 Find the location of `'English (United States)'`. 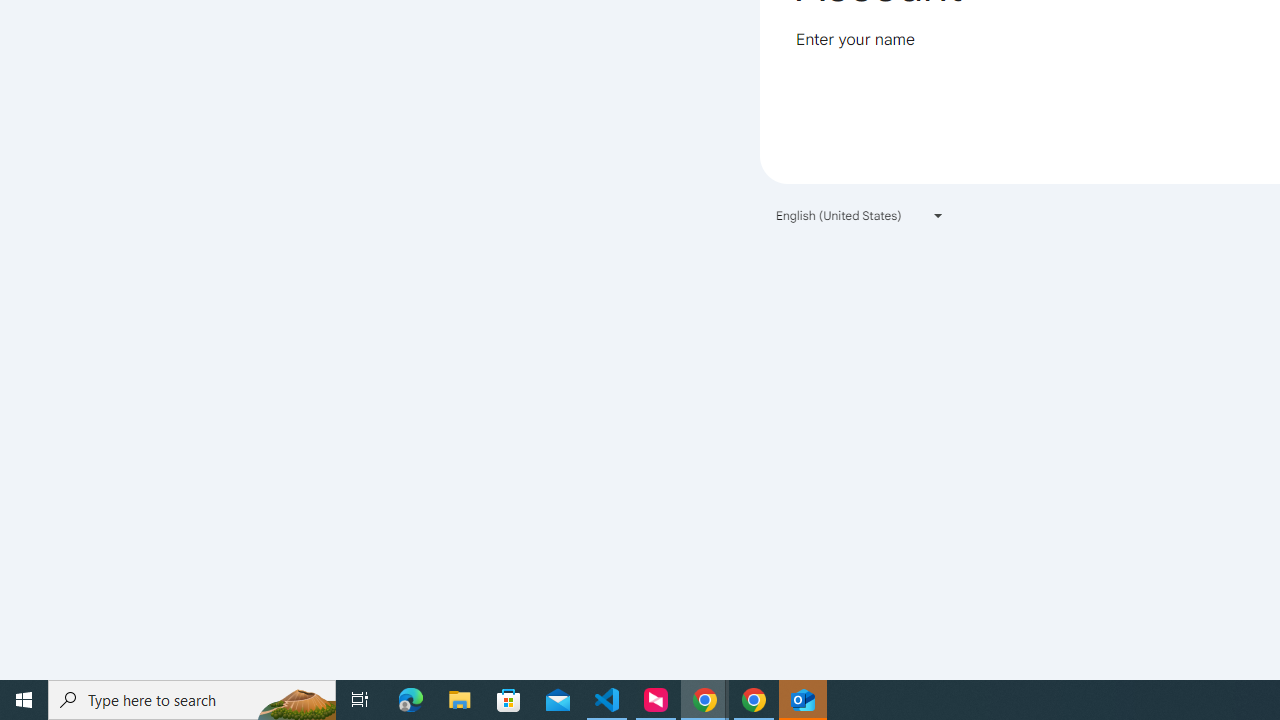

'English (United States)' is located at coordinates (860, 215).